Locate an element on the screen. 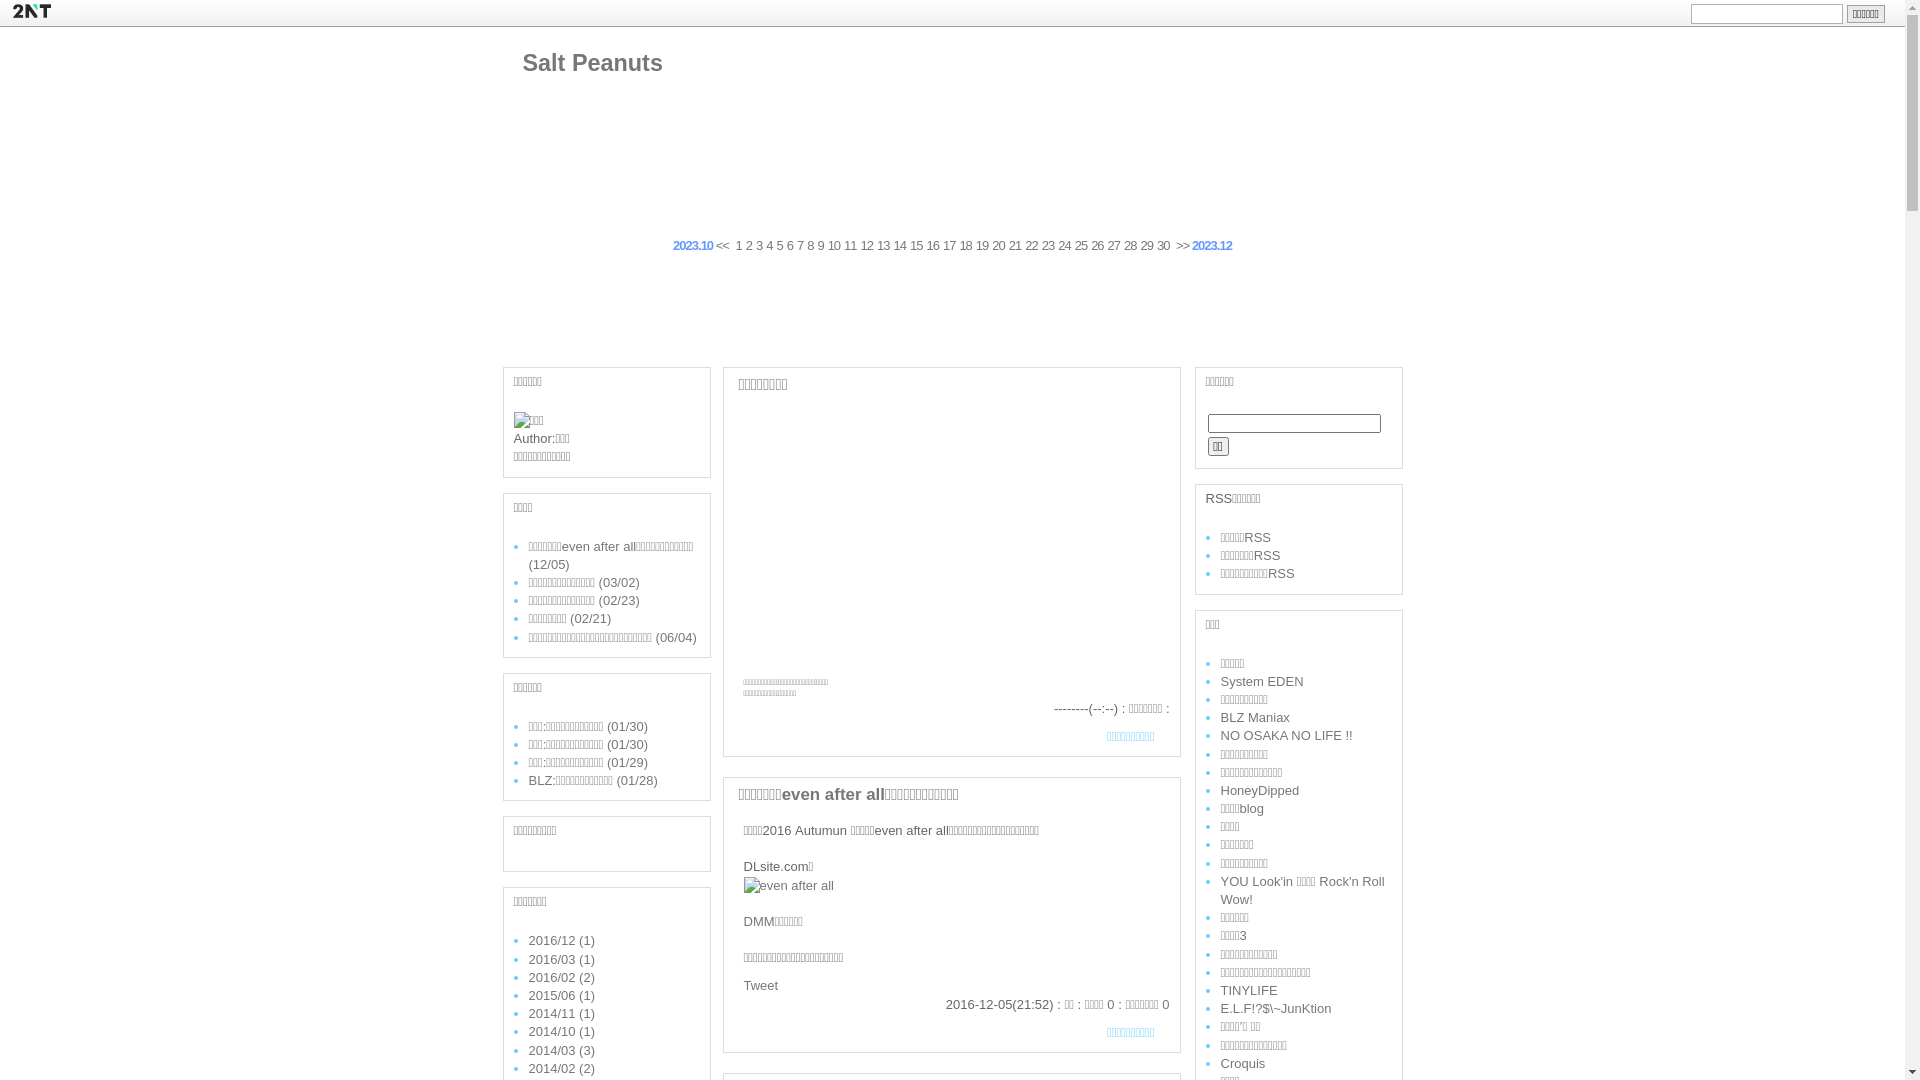 Image resolution: width=1920 pixels, height=1080 pixels. 'Croquis' is located at coordinates (1241, 1062).